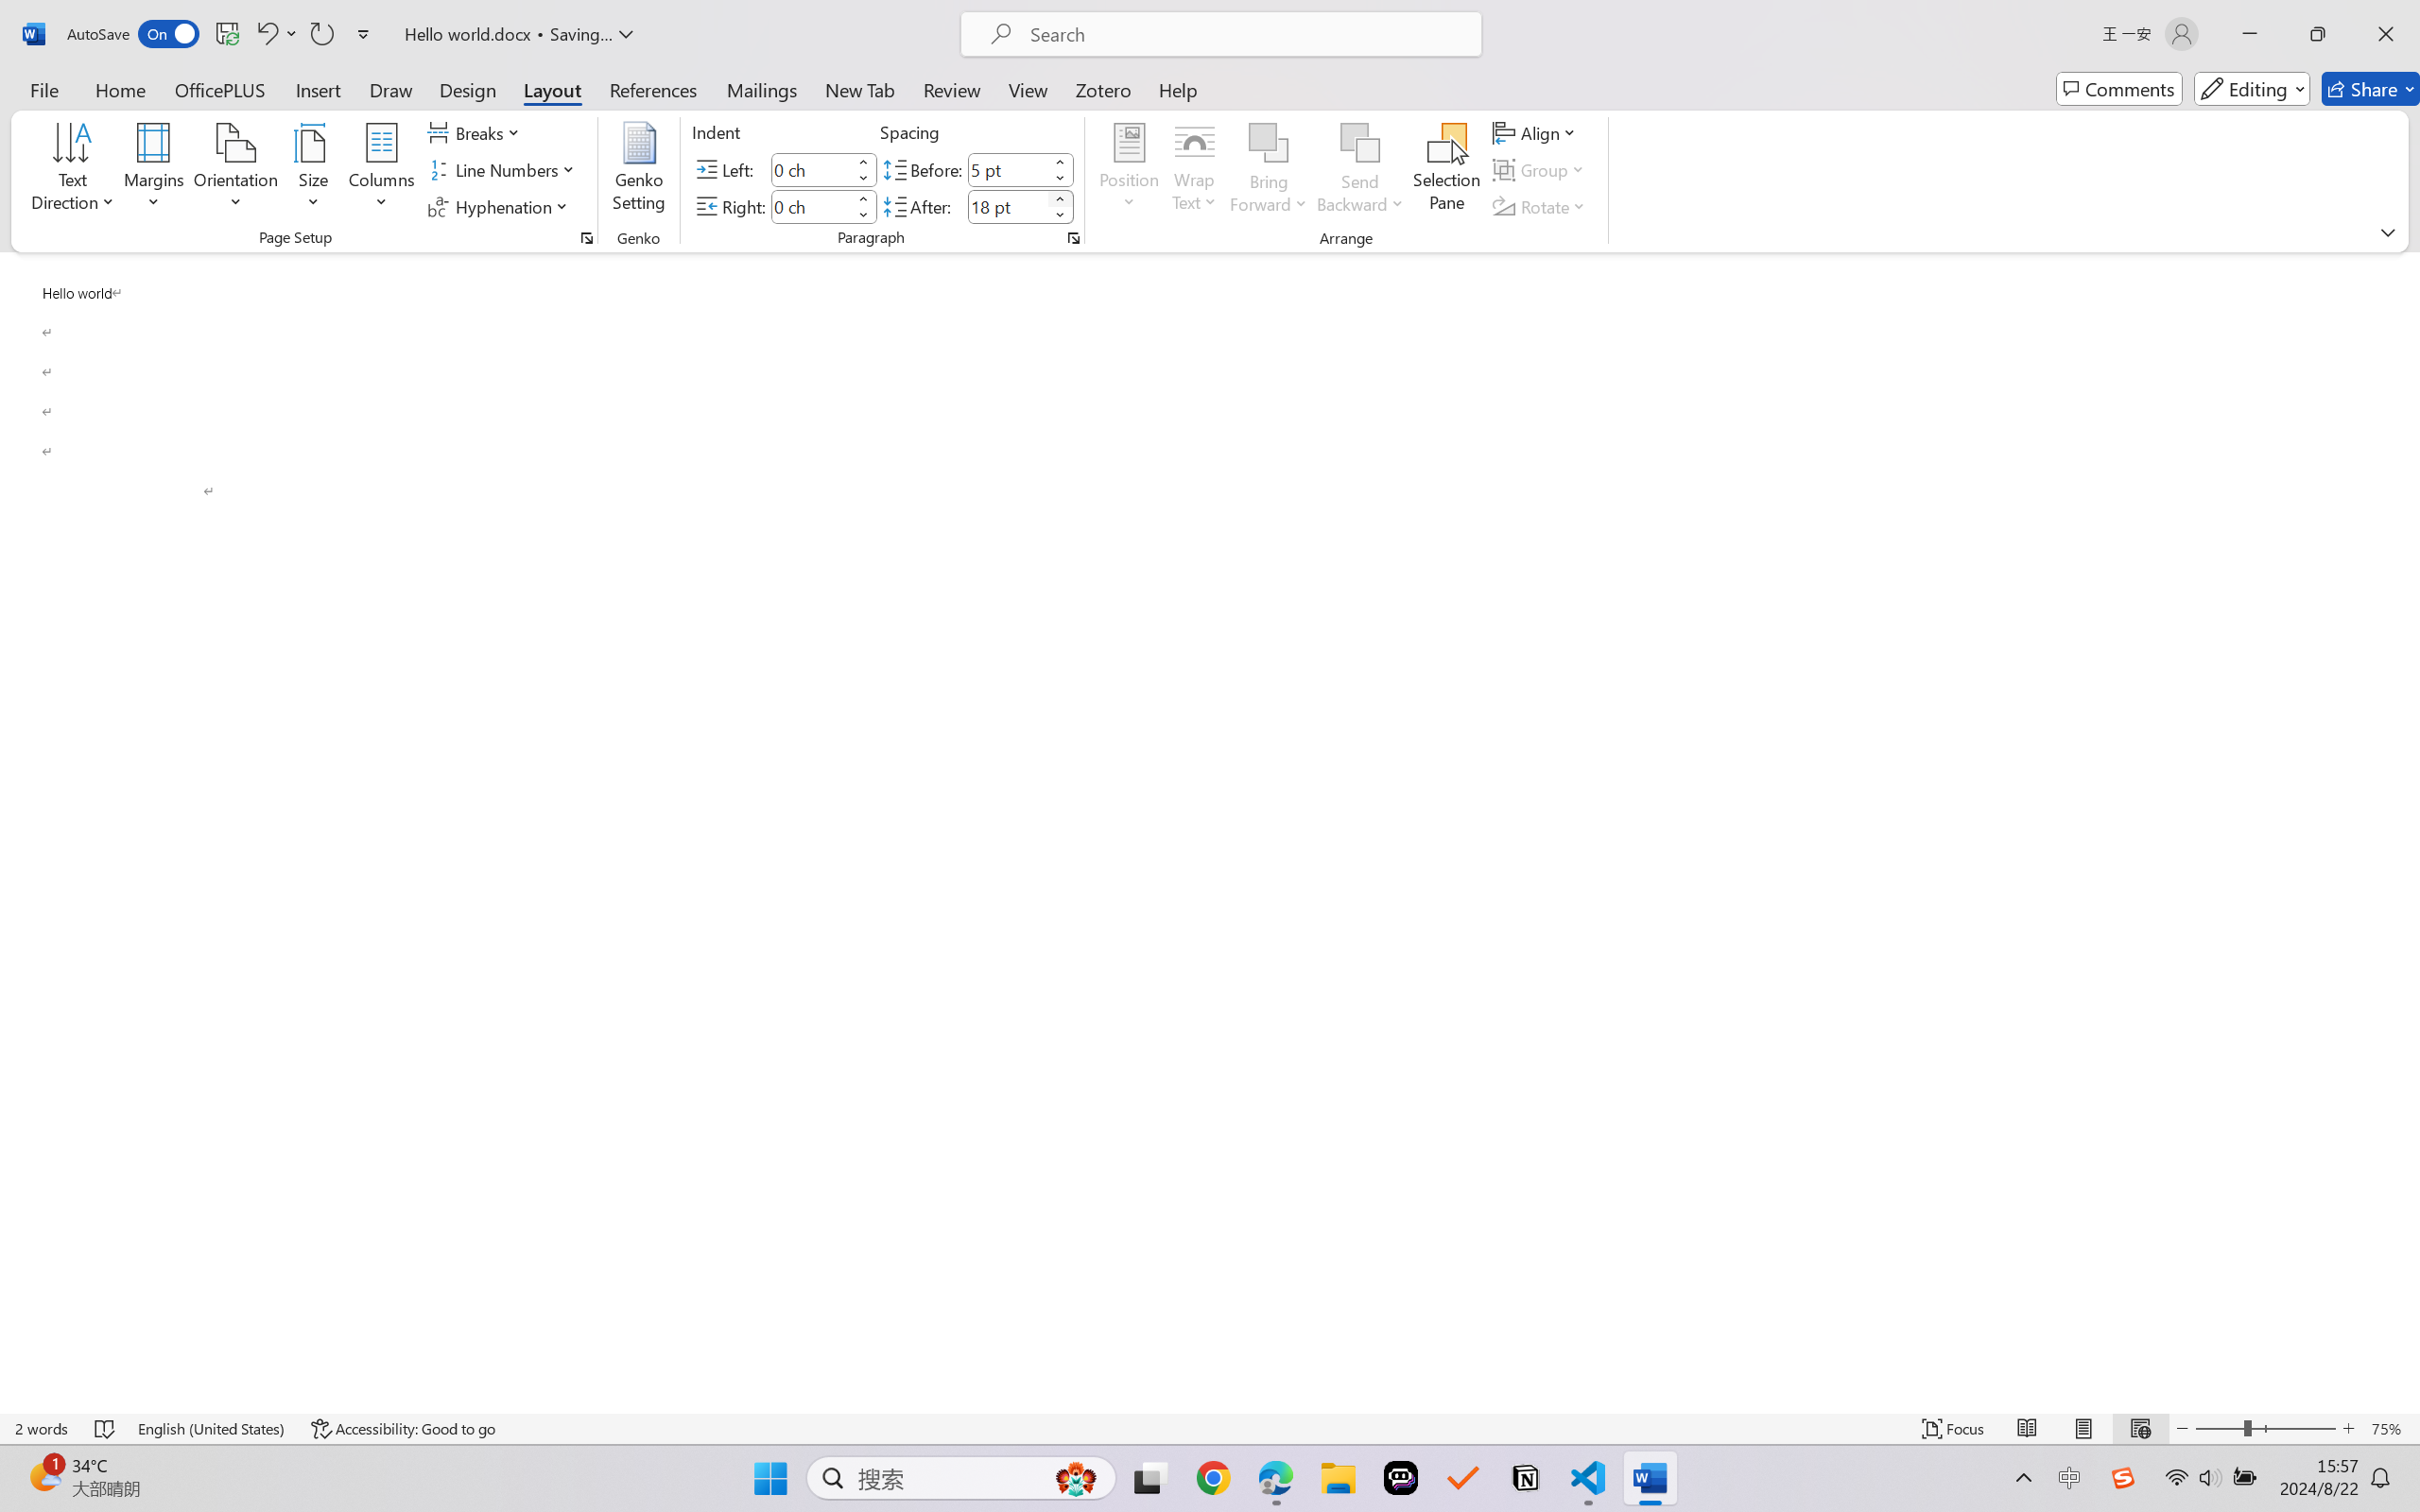 The image size is (2420, 1512). I want to click on 'Orientation', so click(235, 170).